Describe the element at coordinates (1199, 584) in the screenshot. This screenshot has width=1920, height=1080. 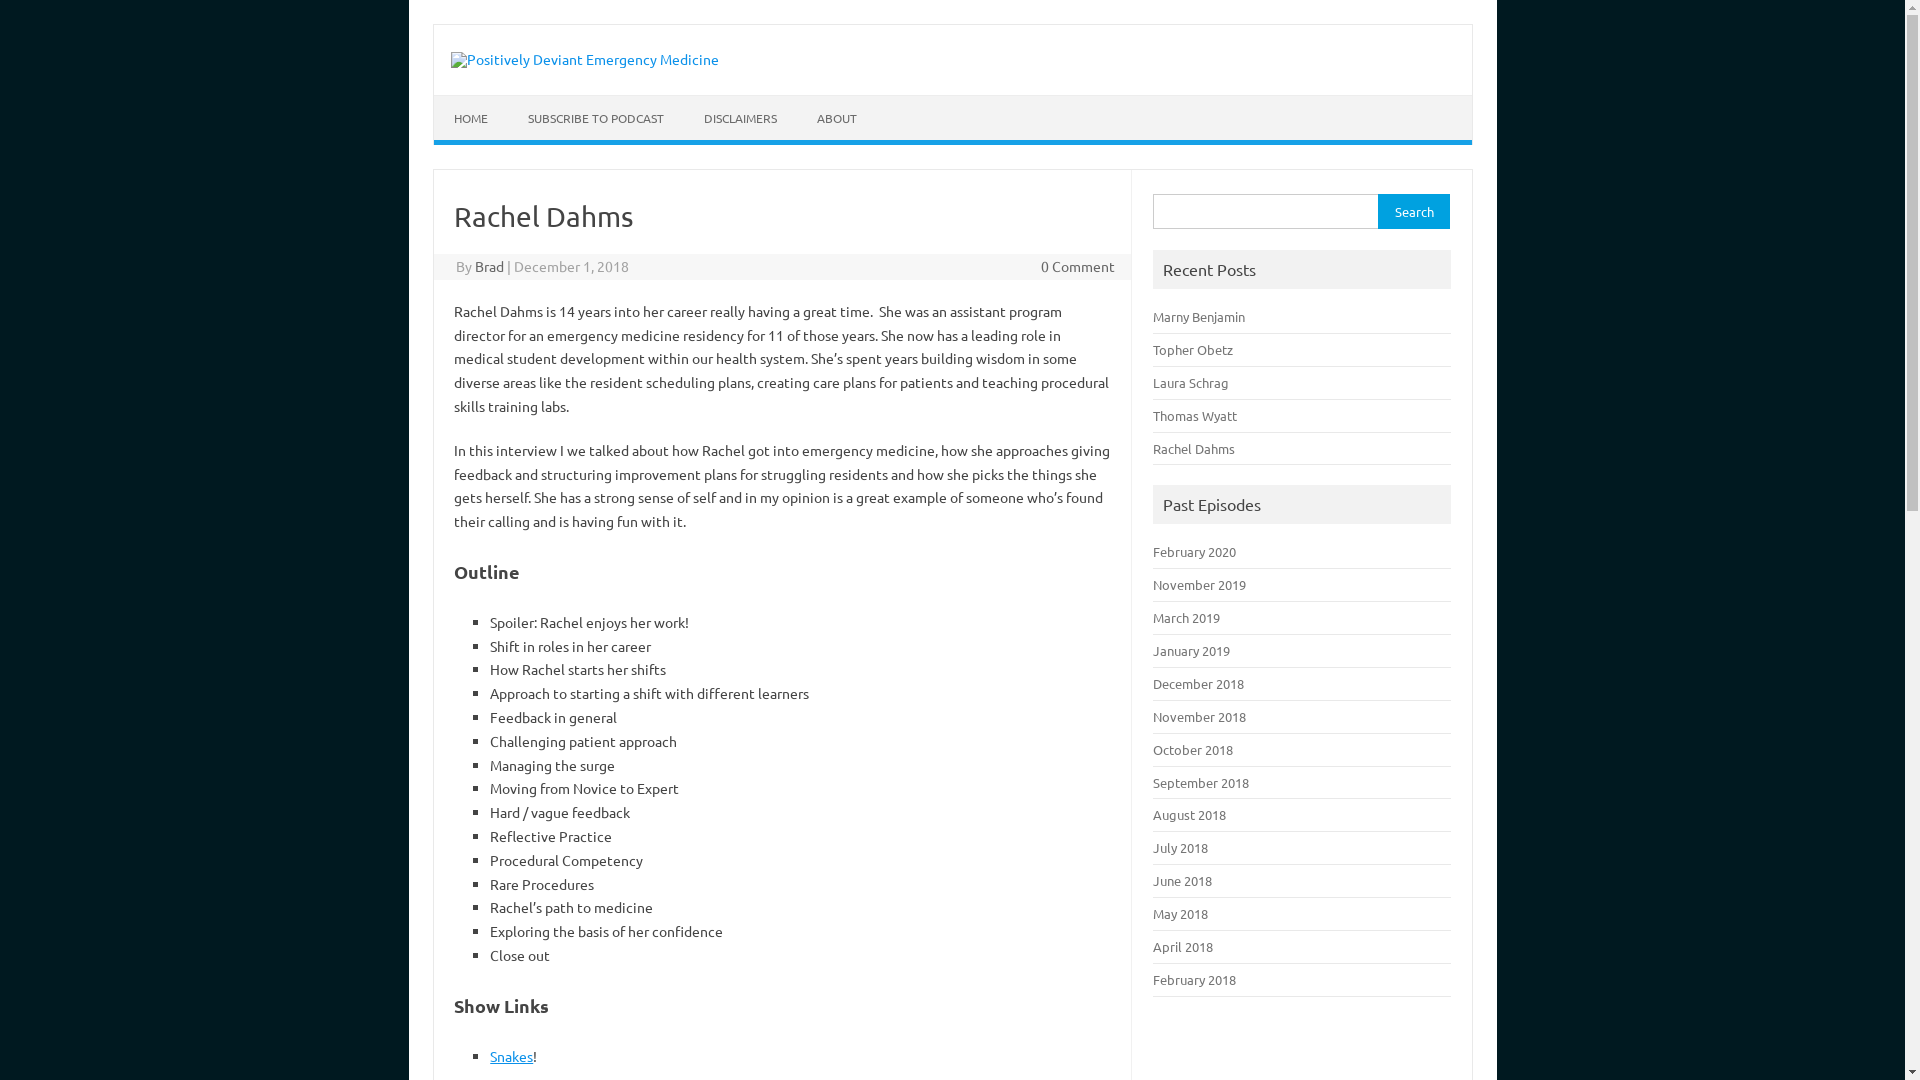
I see `'November 2019'` at that location.